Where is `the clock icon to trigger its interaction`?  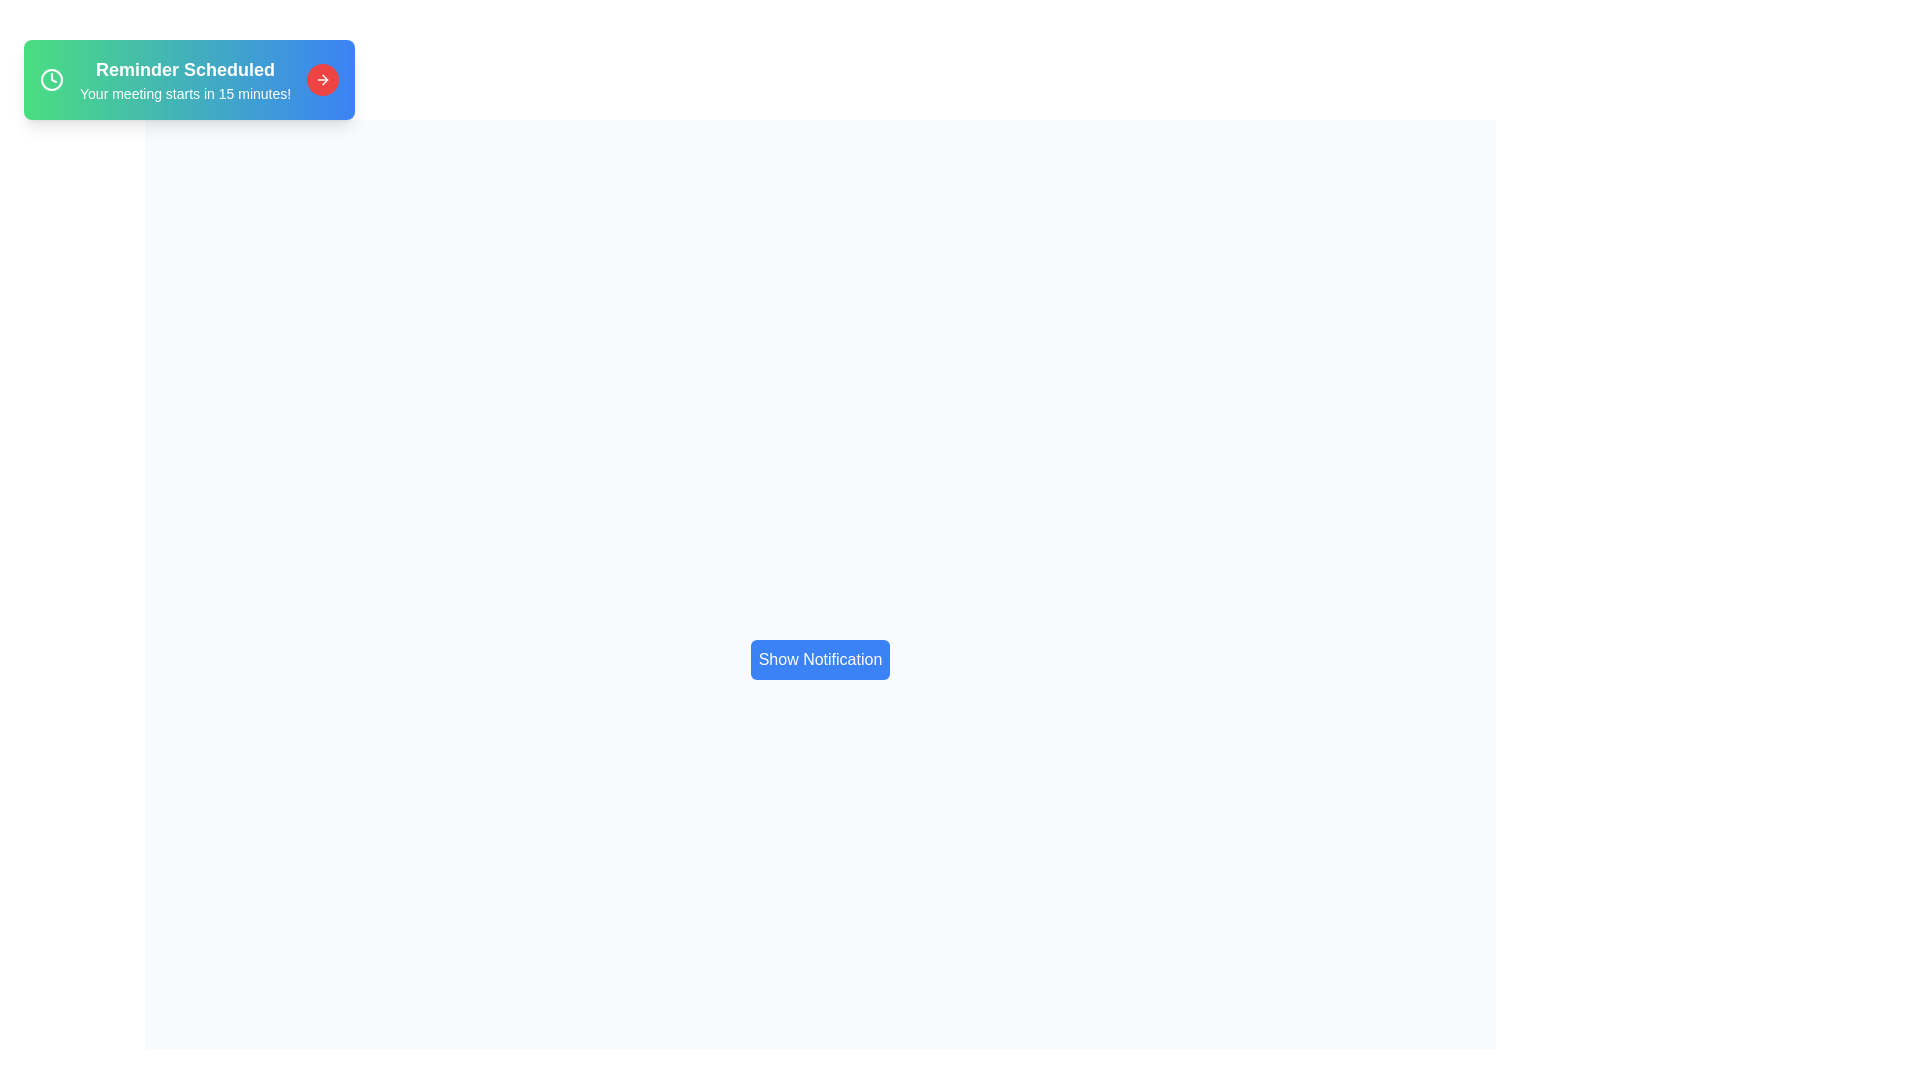
the clock icon to trigger its interaction is located at coordinates (52, 79).